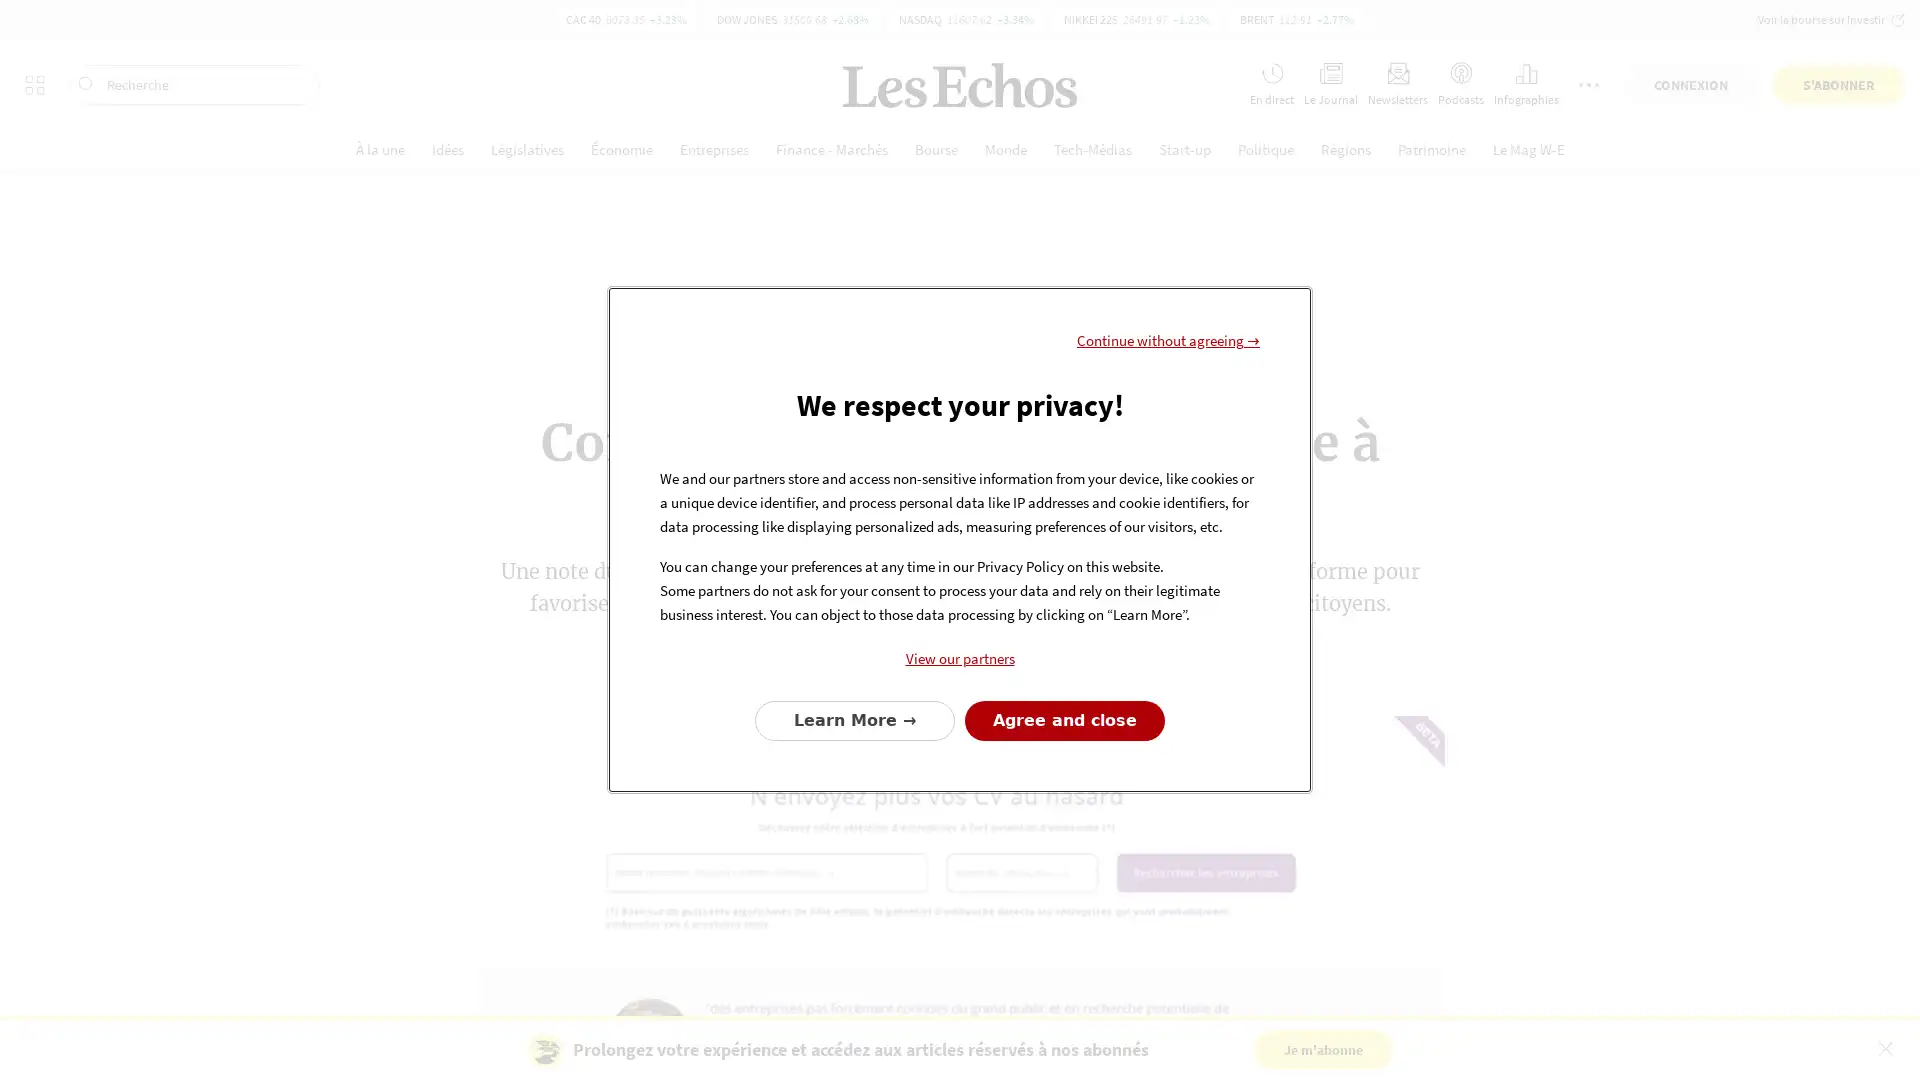 The height and width of the screenshot is (1080, 1920). I want to click on Commenter, so click(855, 664).